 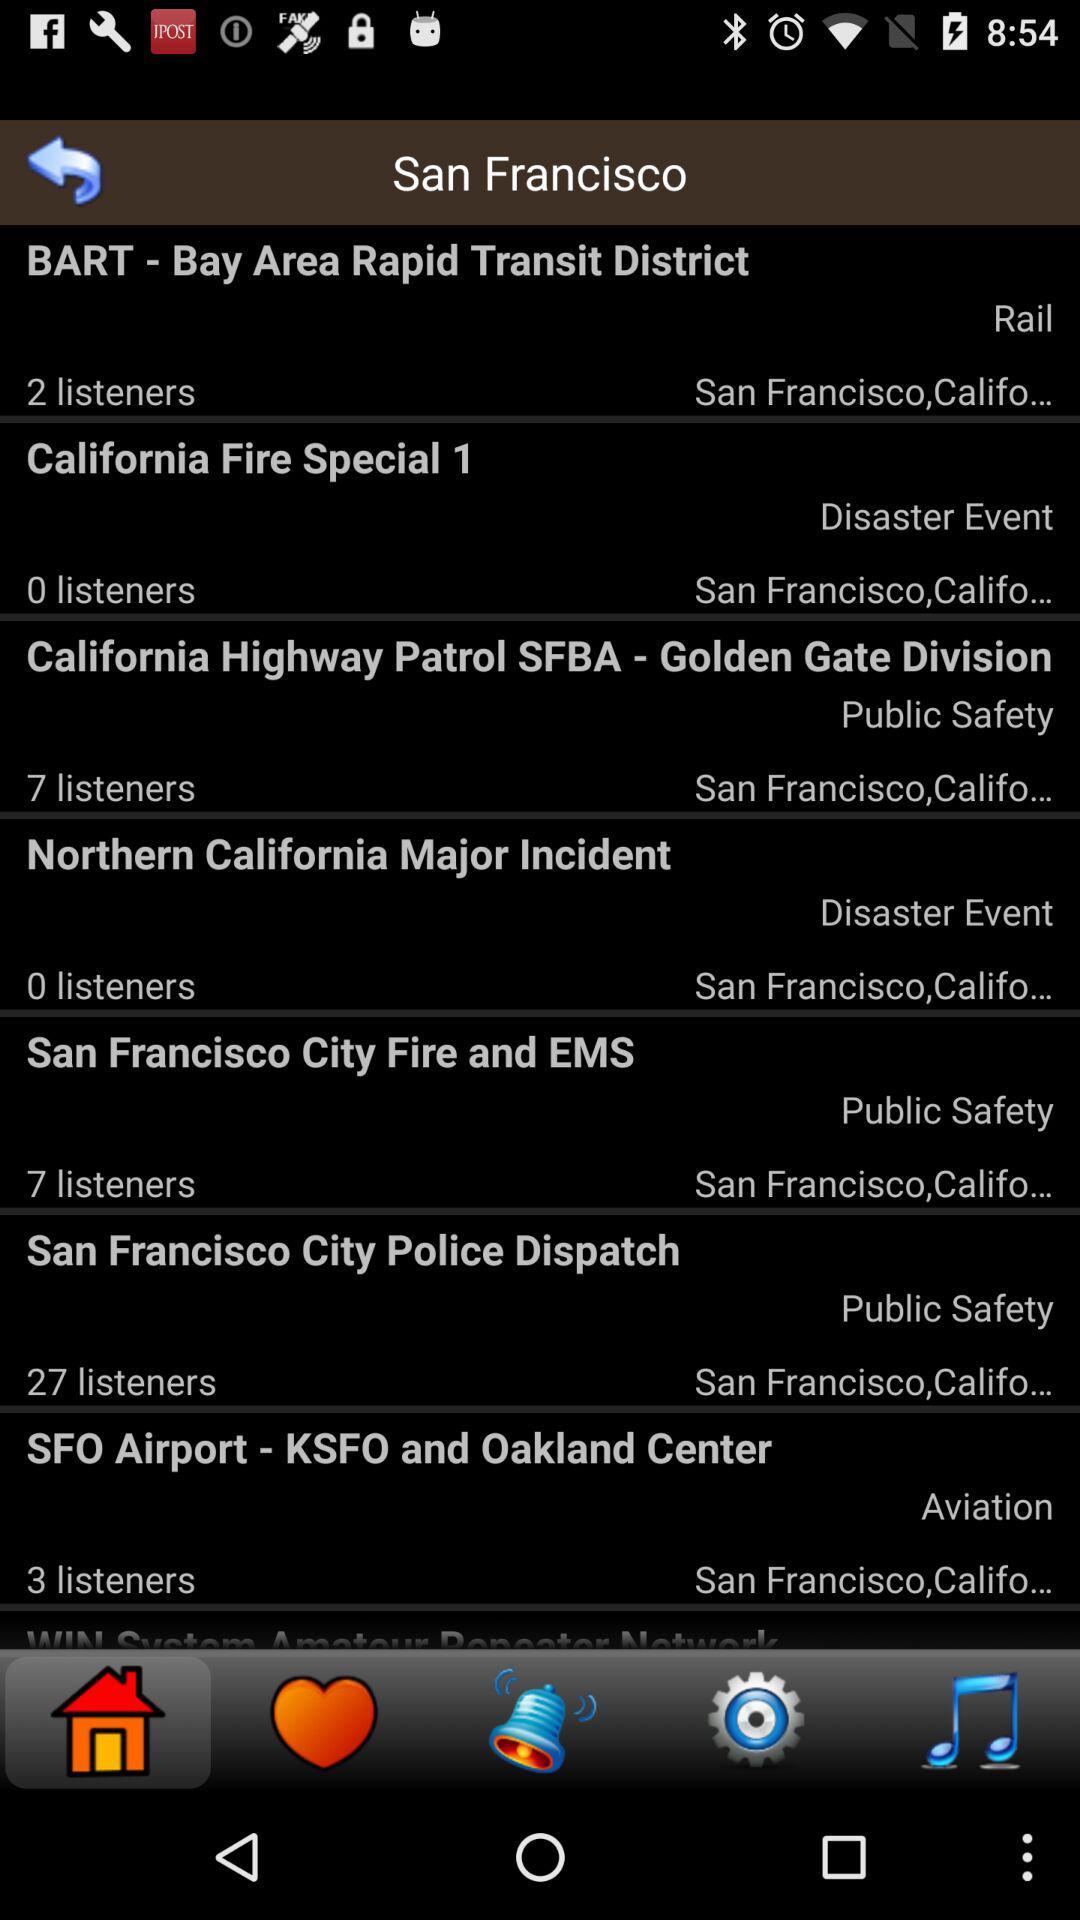 I want to click on 27 listeners app, so click(x=121, y=1379).